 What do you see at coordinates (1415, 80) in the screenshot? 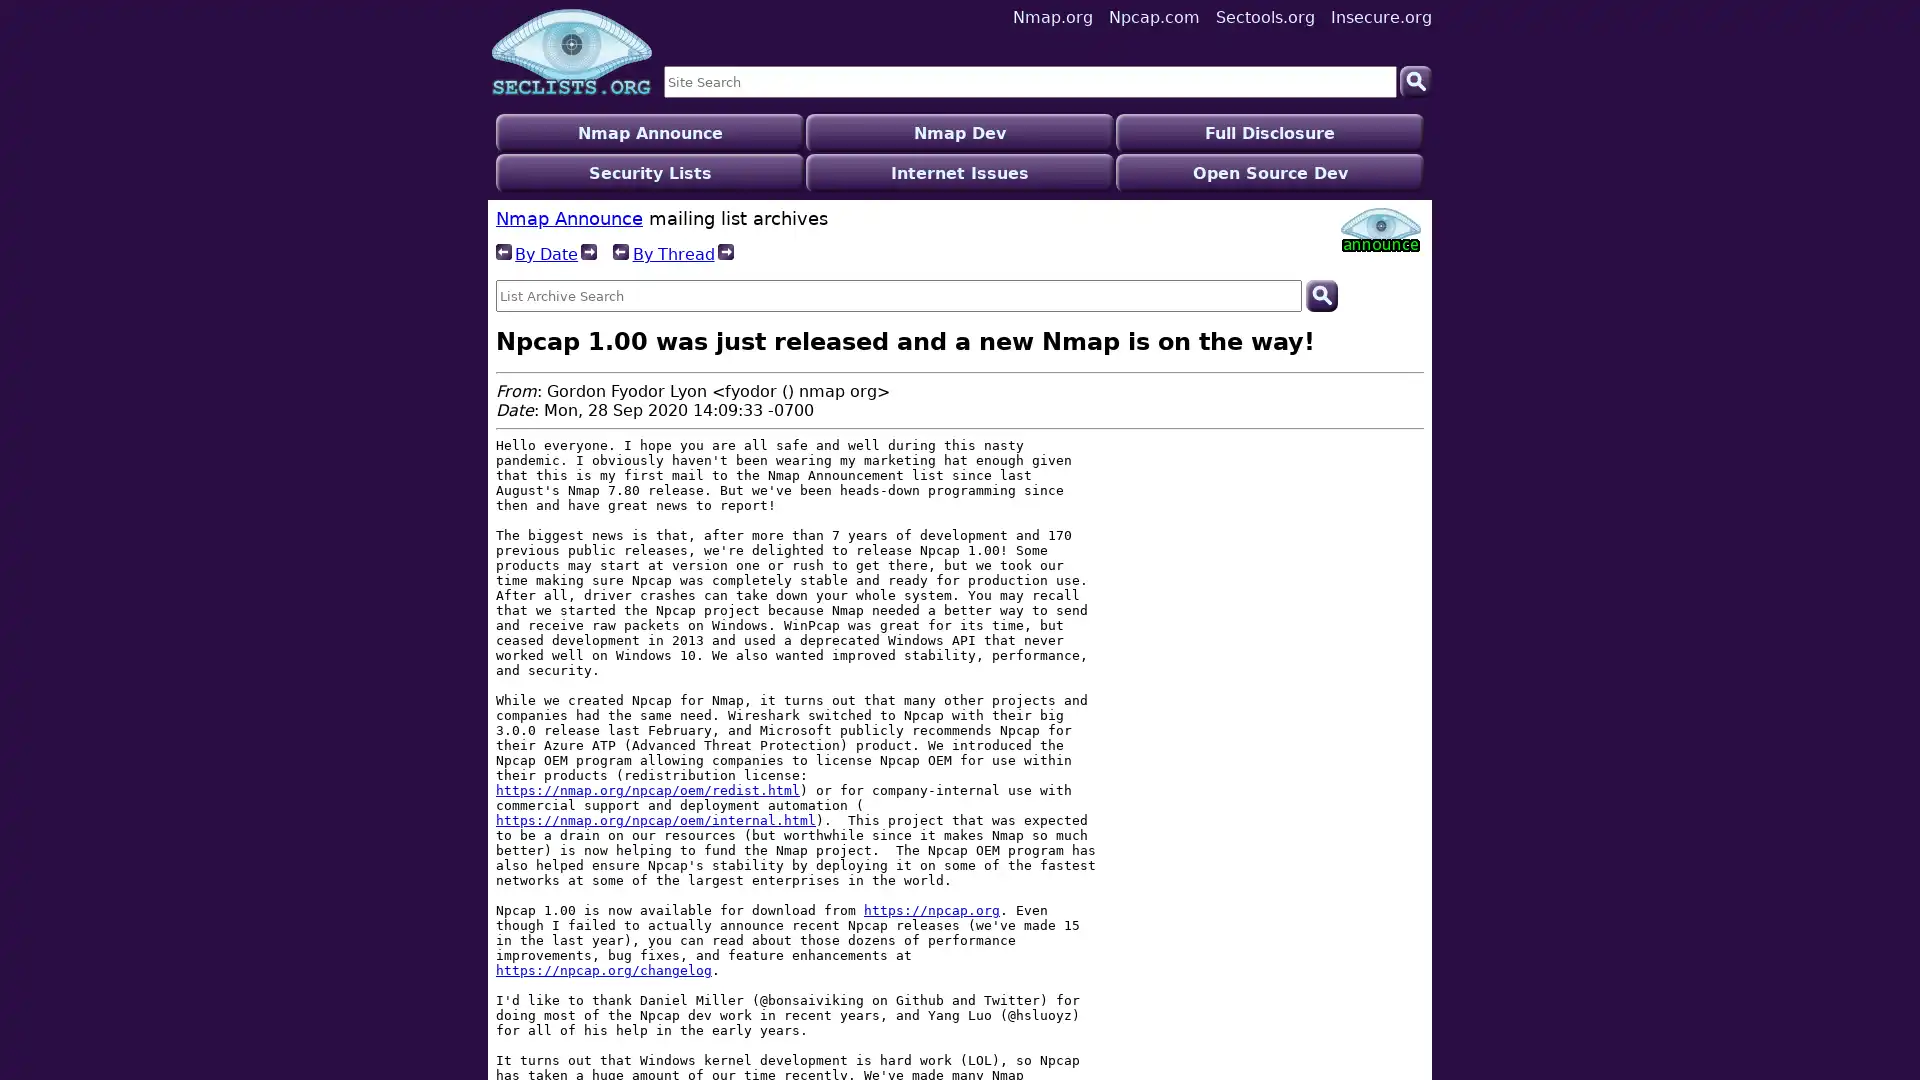
I see `Search` at bounding box center [1415, 80].